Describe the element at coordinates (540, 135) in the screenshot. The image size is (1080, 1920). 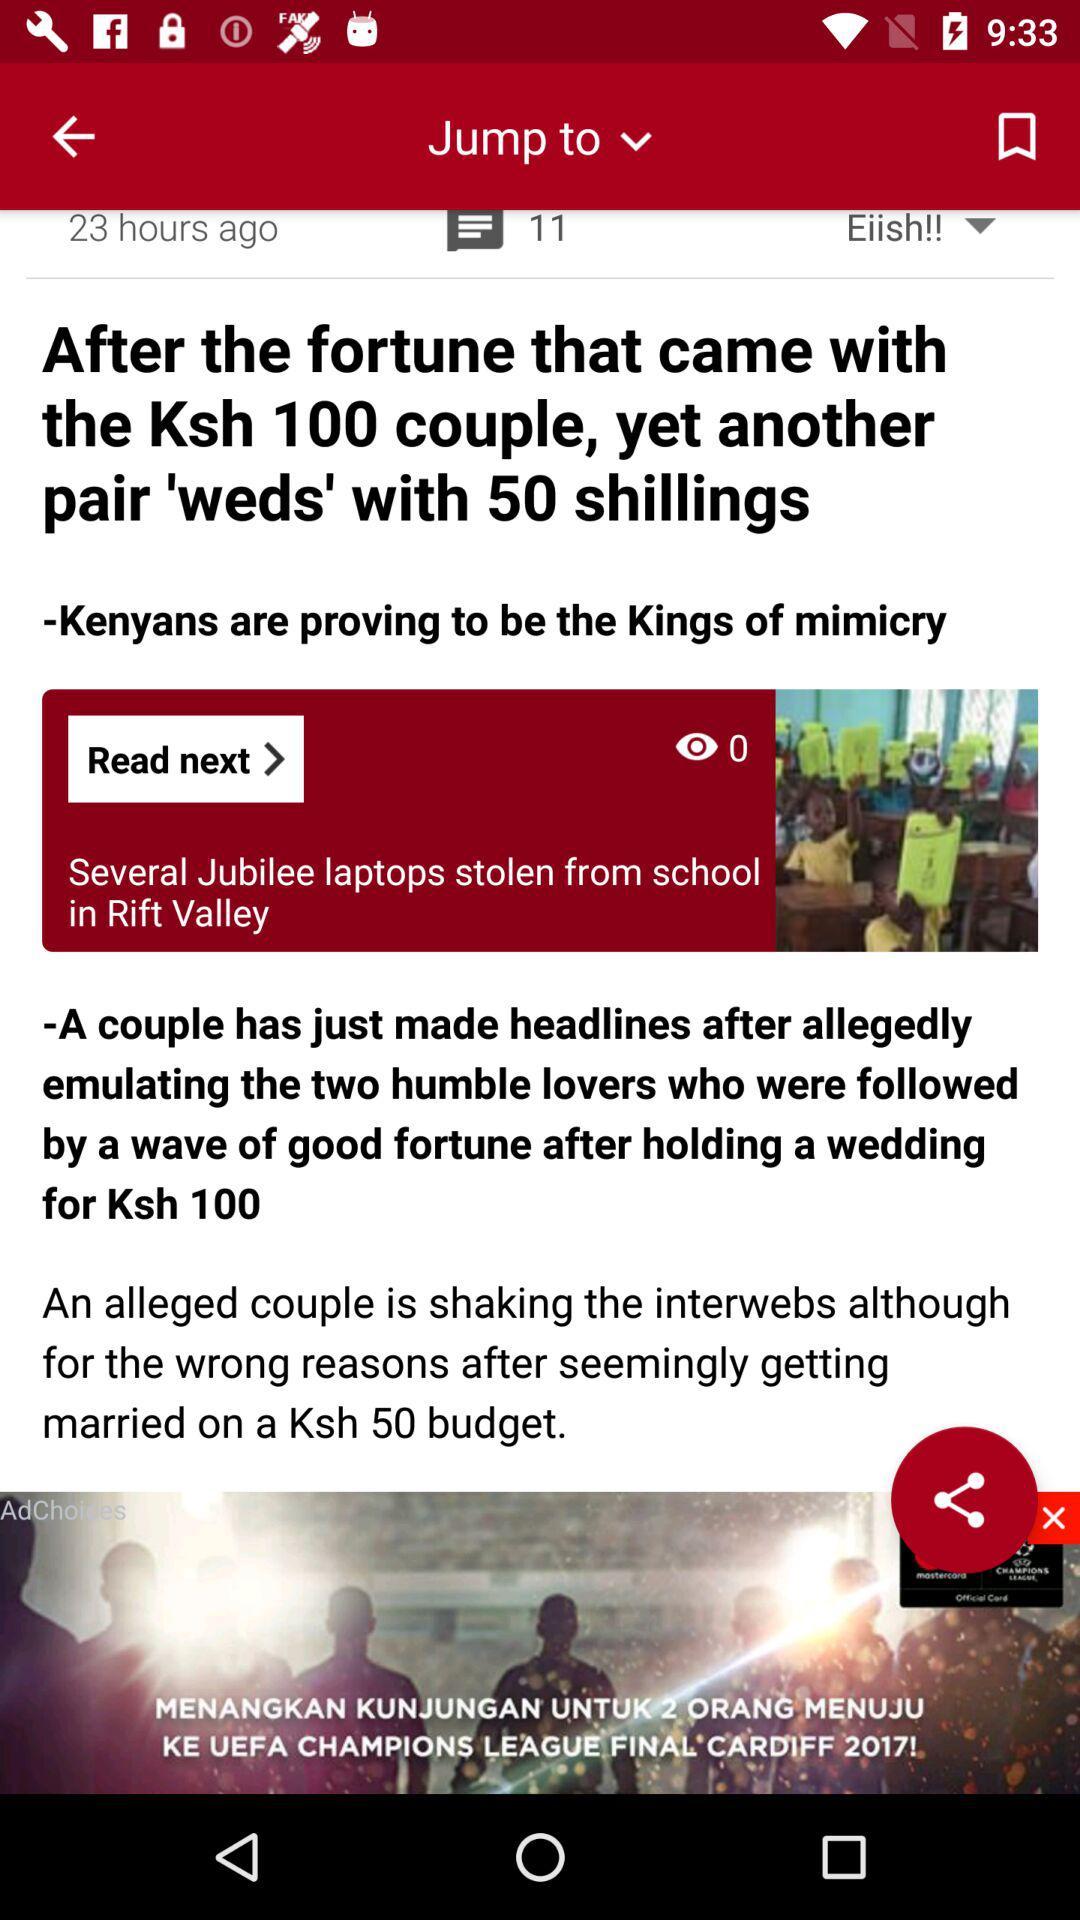
I see `jump to next publication` at that location.